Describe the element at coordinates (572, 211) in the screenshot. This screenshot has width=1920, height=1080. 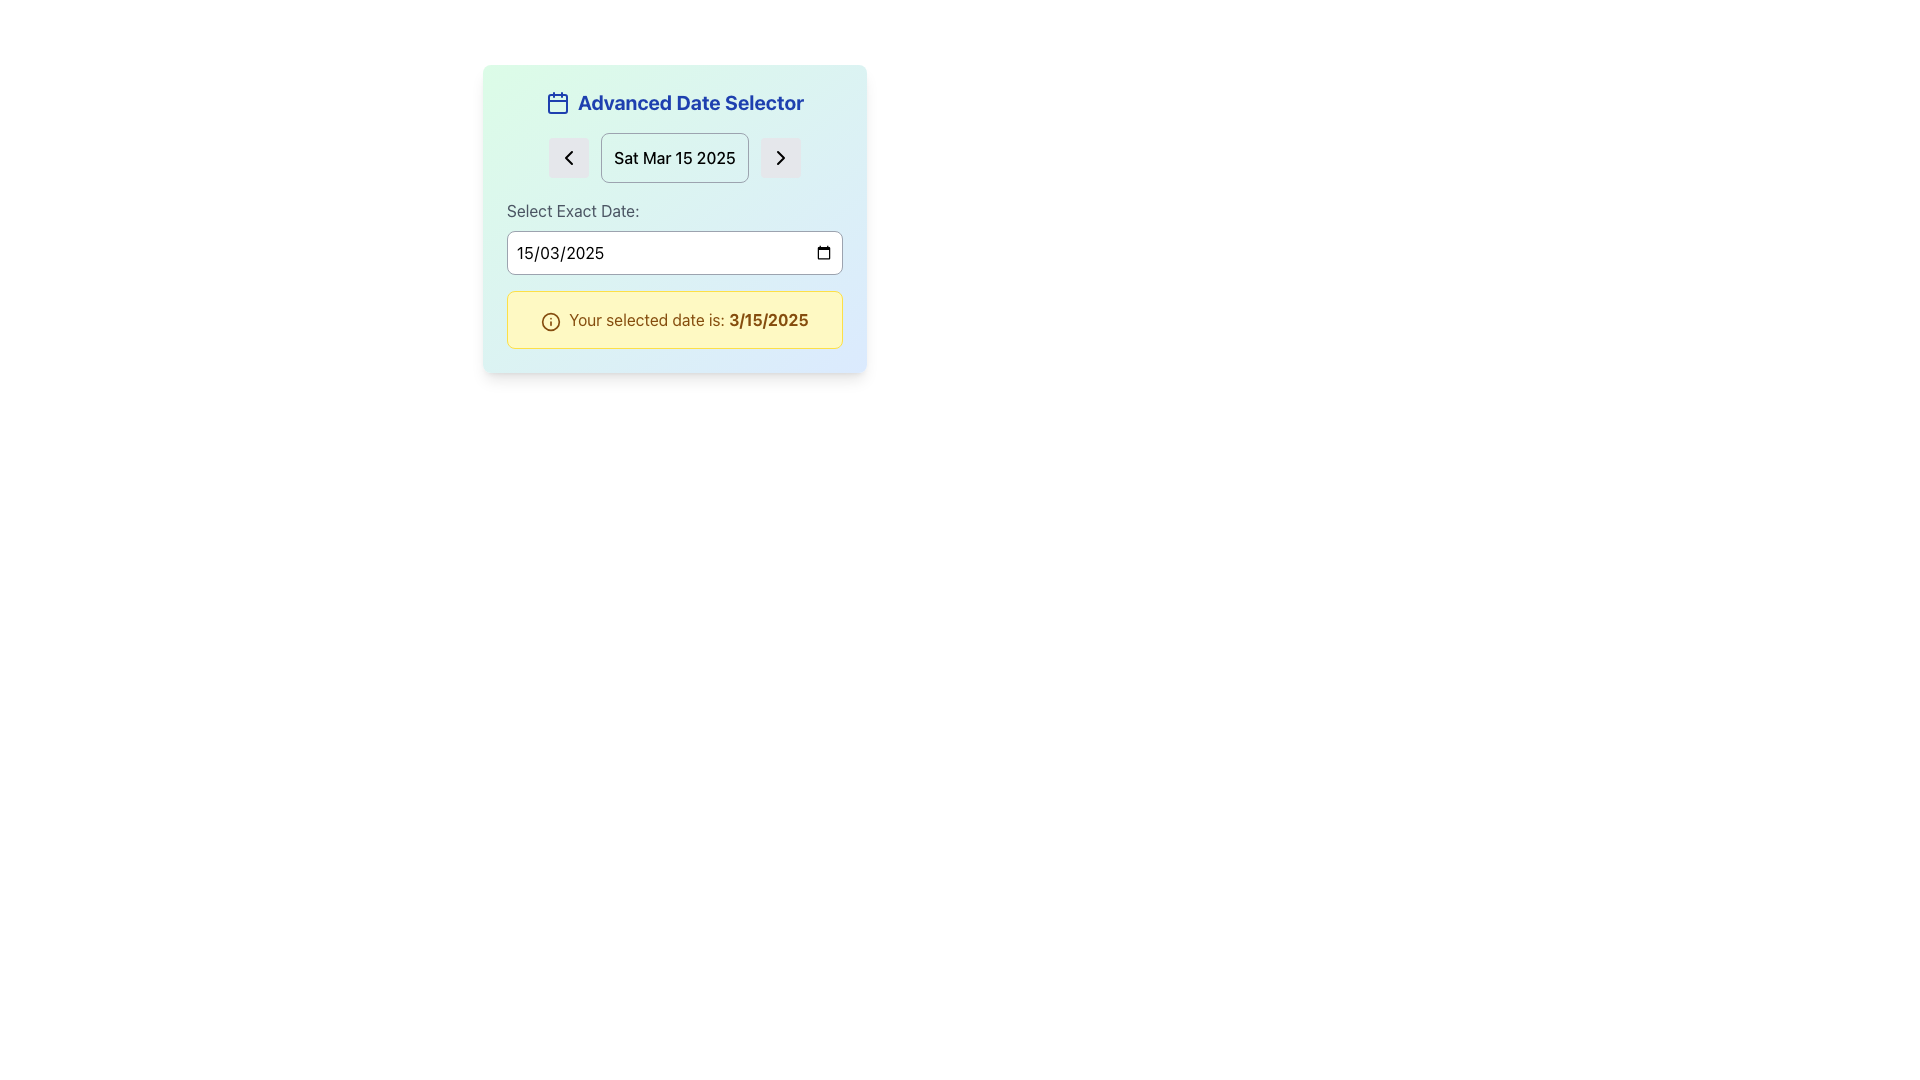
I see `the label that prompts the user to select a specific date, which is positioned above the date input field in the top-left of the form section` at that location.